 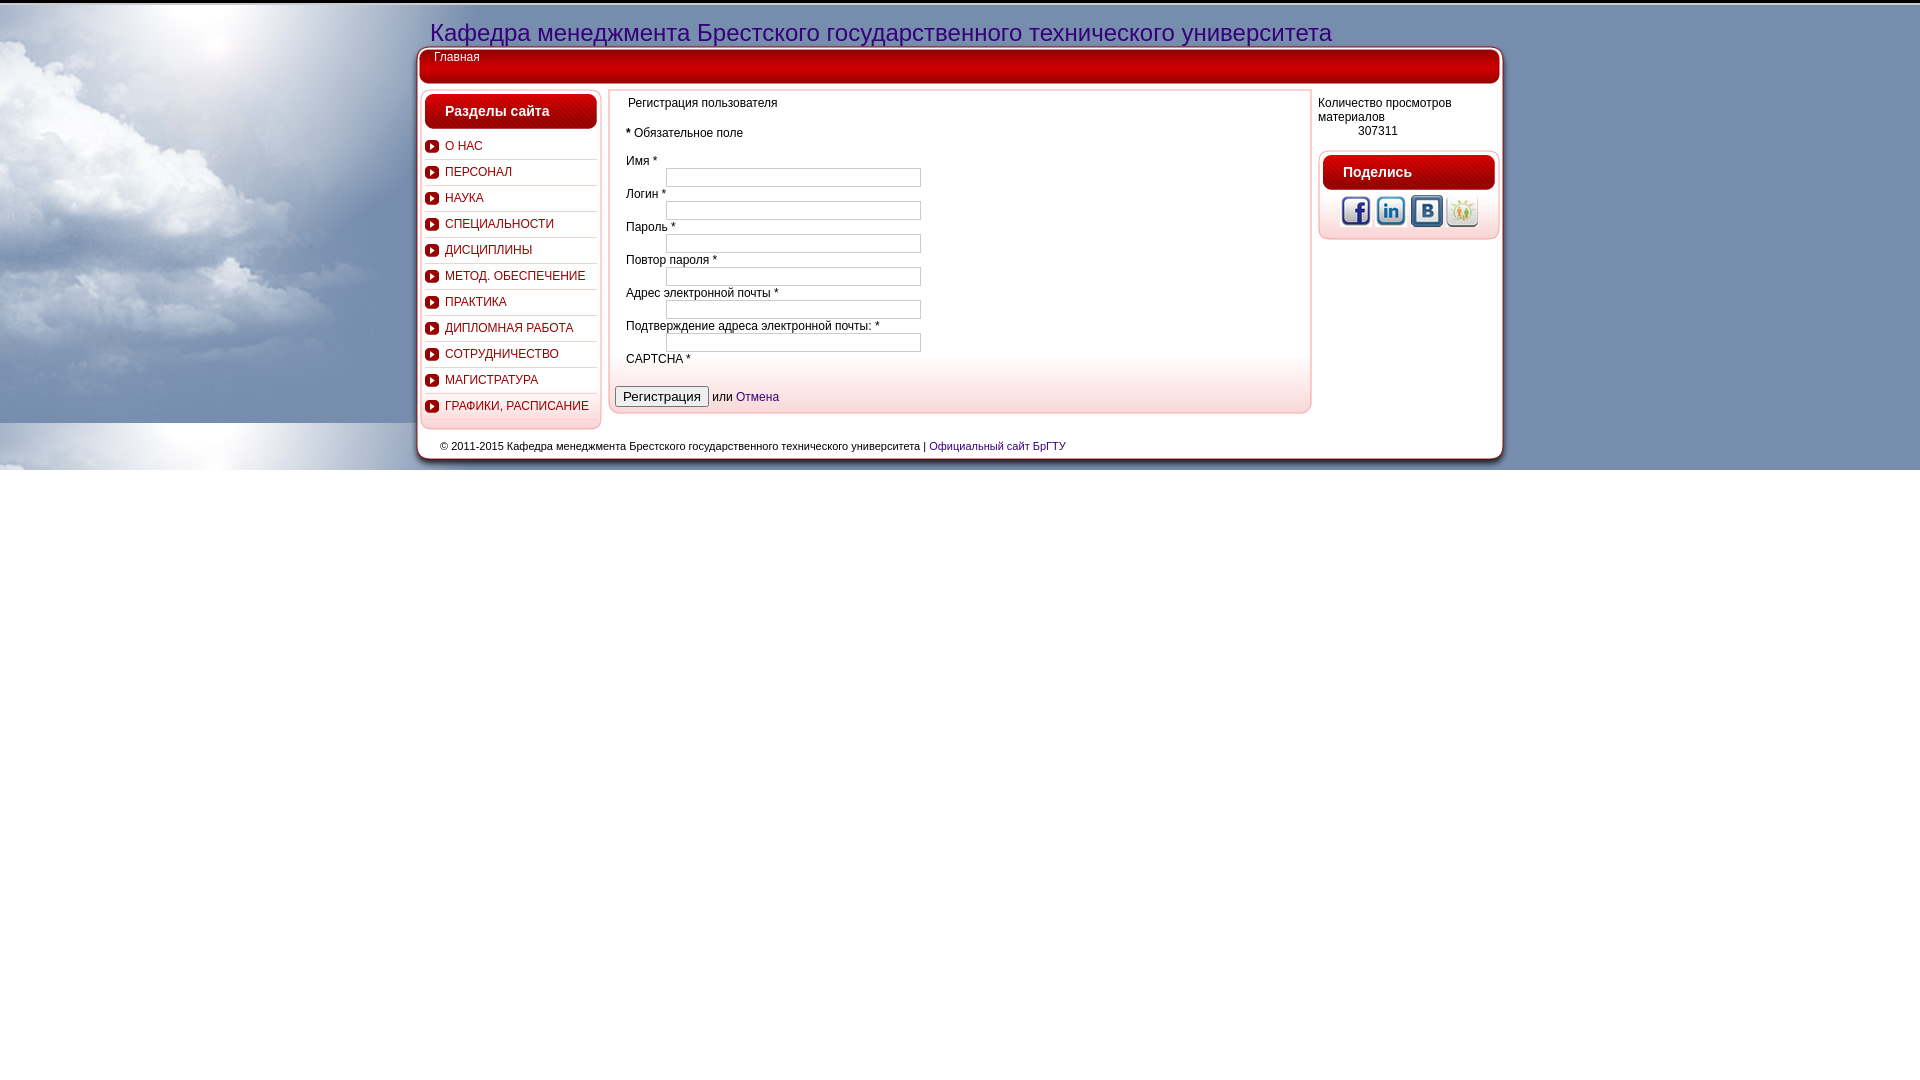 I want to click on 'MOD_MVSOCIALBUTTONS_SUBMIT', so click(x=1462, y=223).